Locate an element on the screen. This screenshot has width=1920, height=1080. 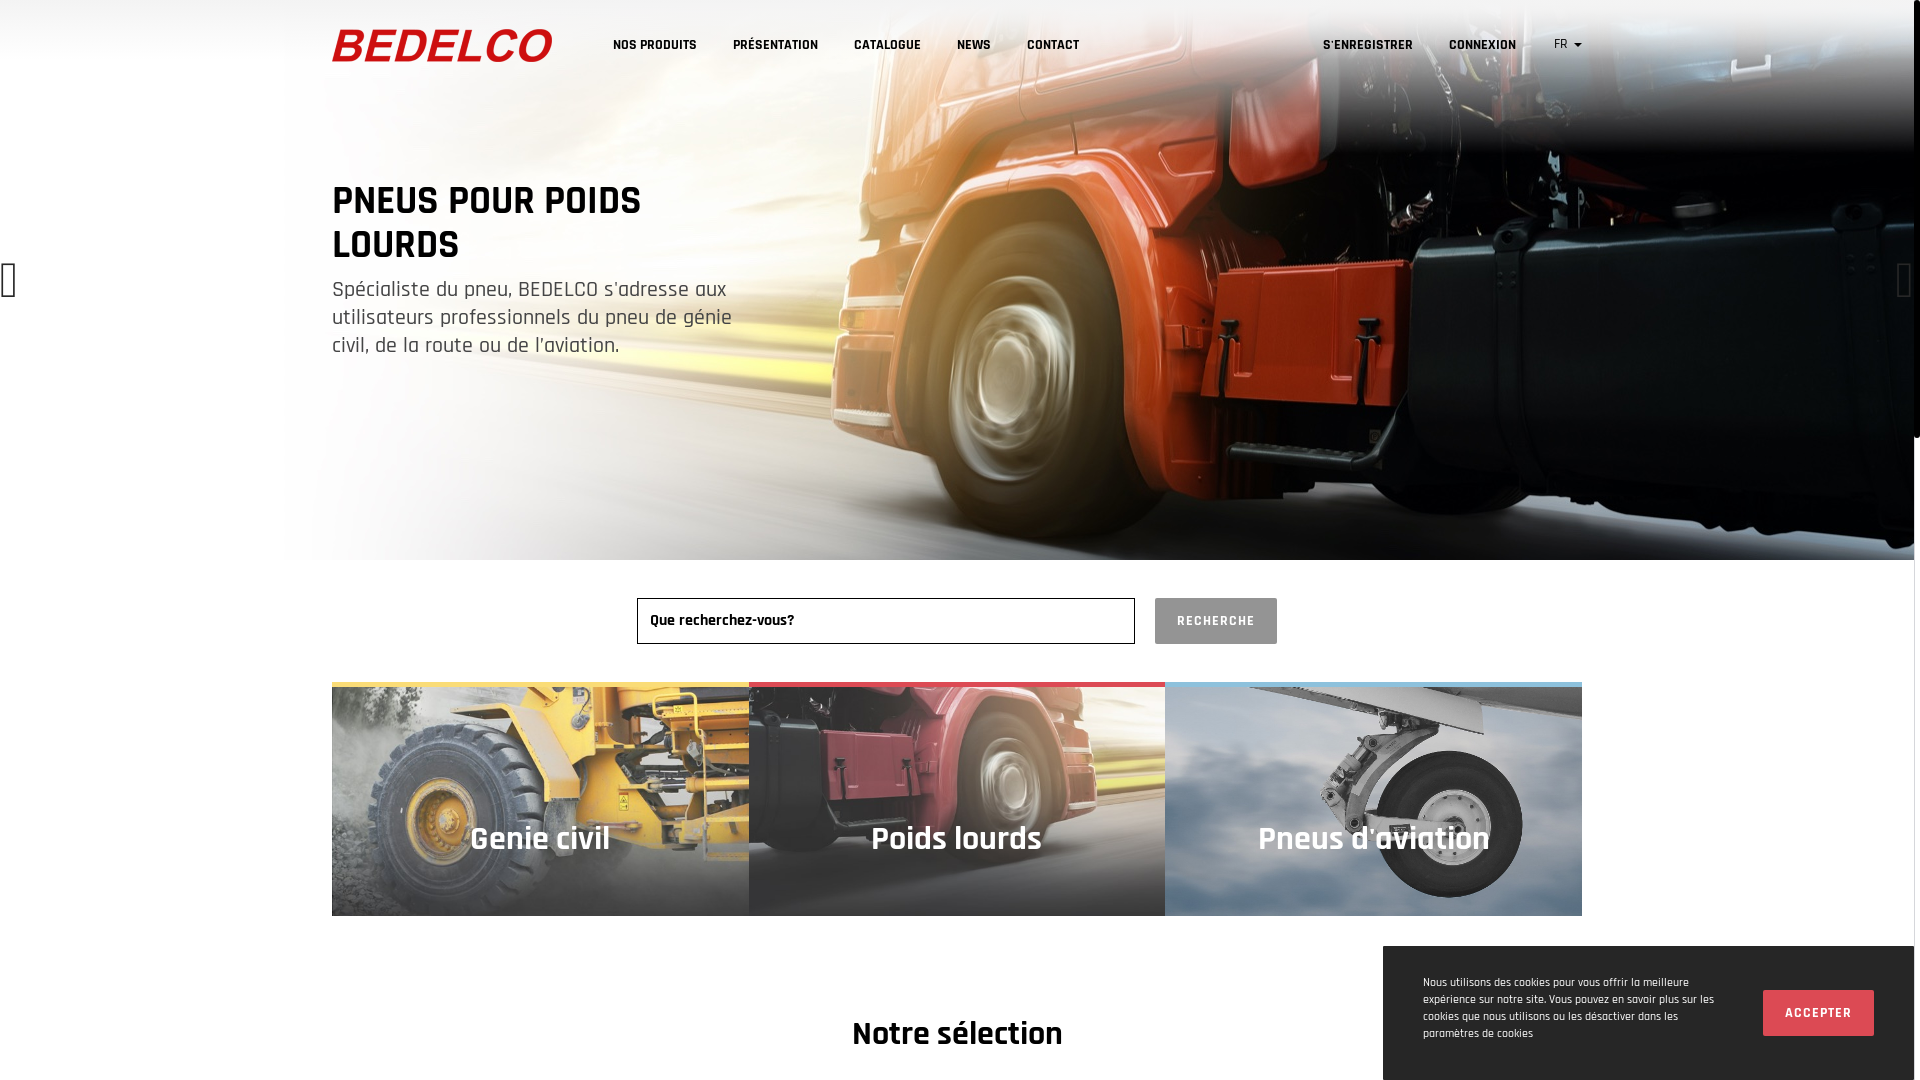
'Poids lourds' is located at coordinates (956, 797).